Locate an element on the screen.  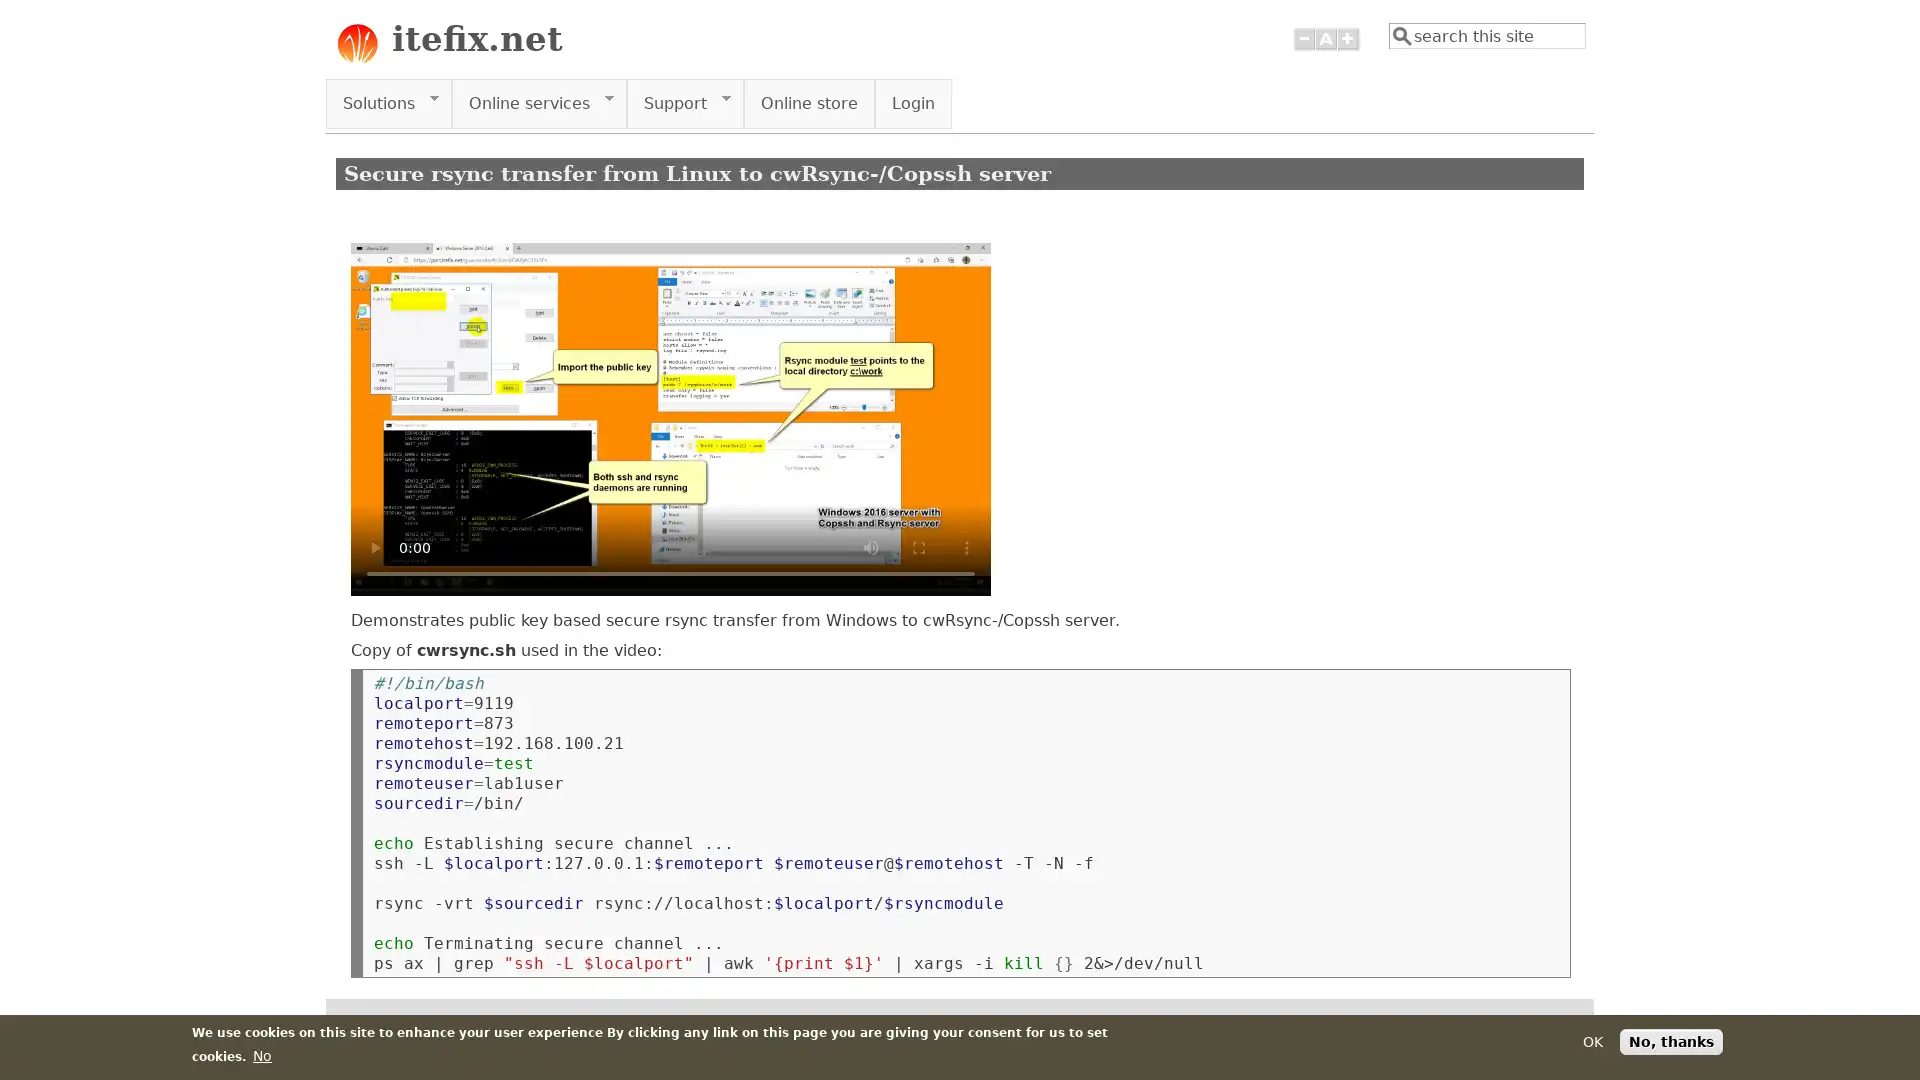
enter full screen is located at coordinates (917, 547).